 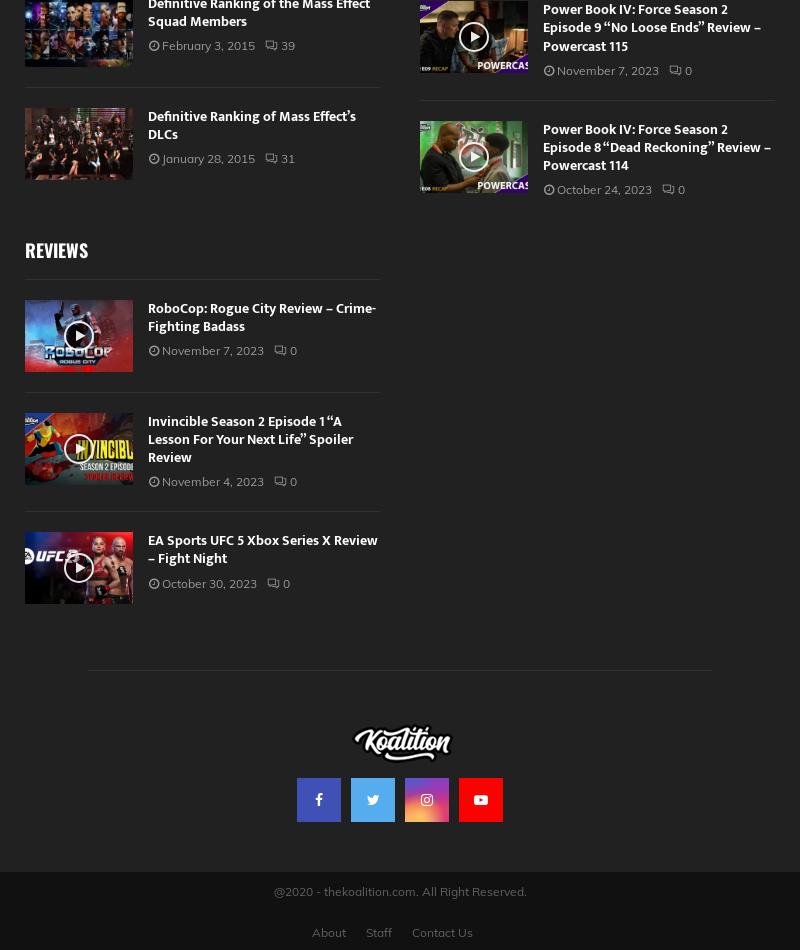 What do you see at coordinates (261, 315) in the screenshot?
I see `'RoboCop: Rogue City Review – Crime-Fighting Badass'` at bounding box center [261, 315].